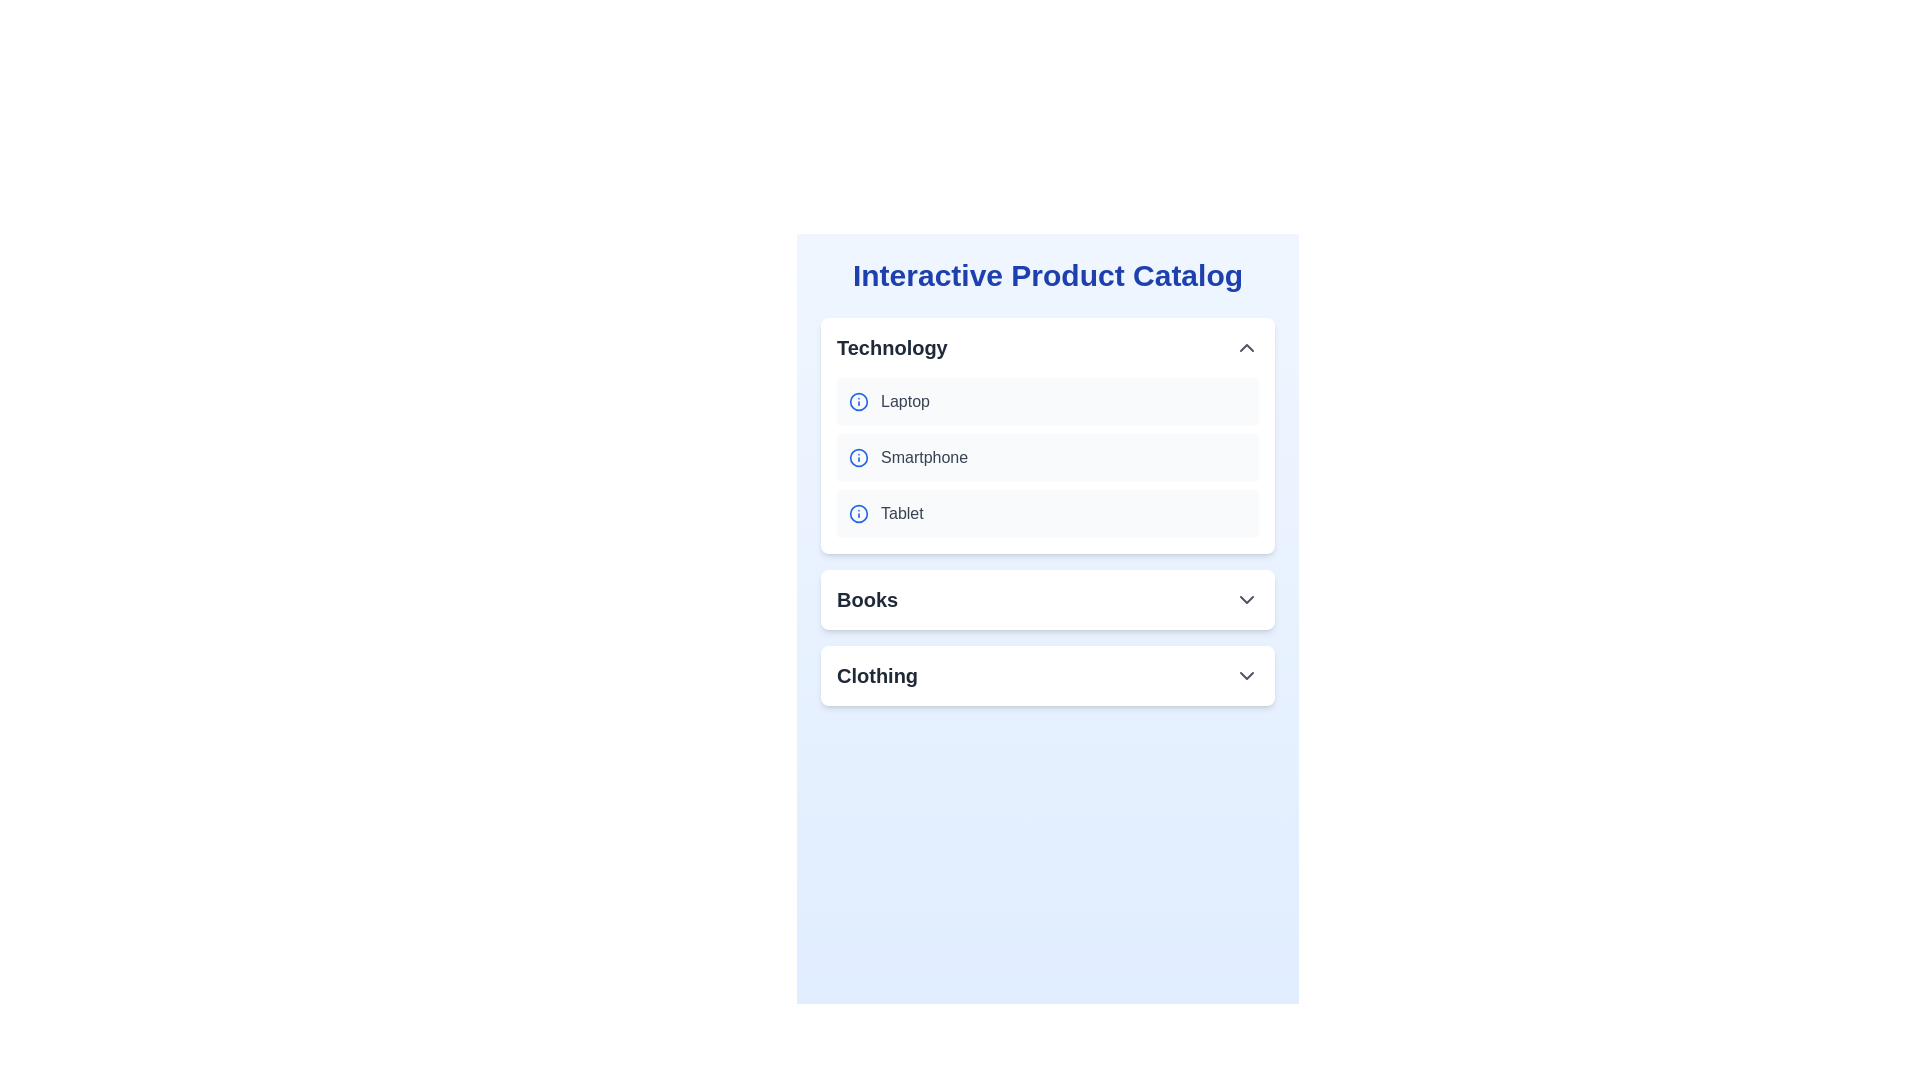 This screenshot has width=1920, height=1080. What do you see at coordinates (1246, 346) in the screenshot?
I see `the upward-pointing gray chevron icon button located to the right of the 'Technology' header` at bounding box center [1246, 346].